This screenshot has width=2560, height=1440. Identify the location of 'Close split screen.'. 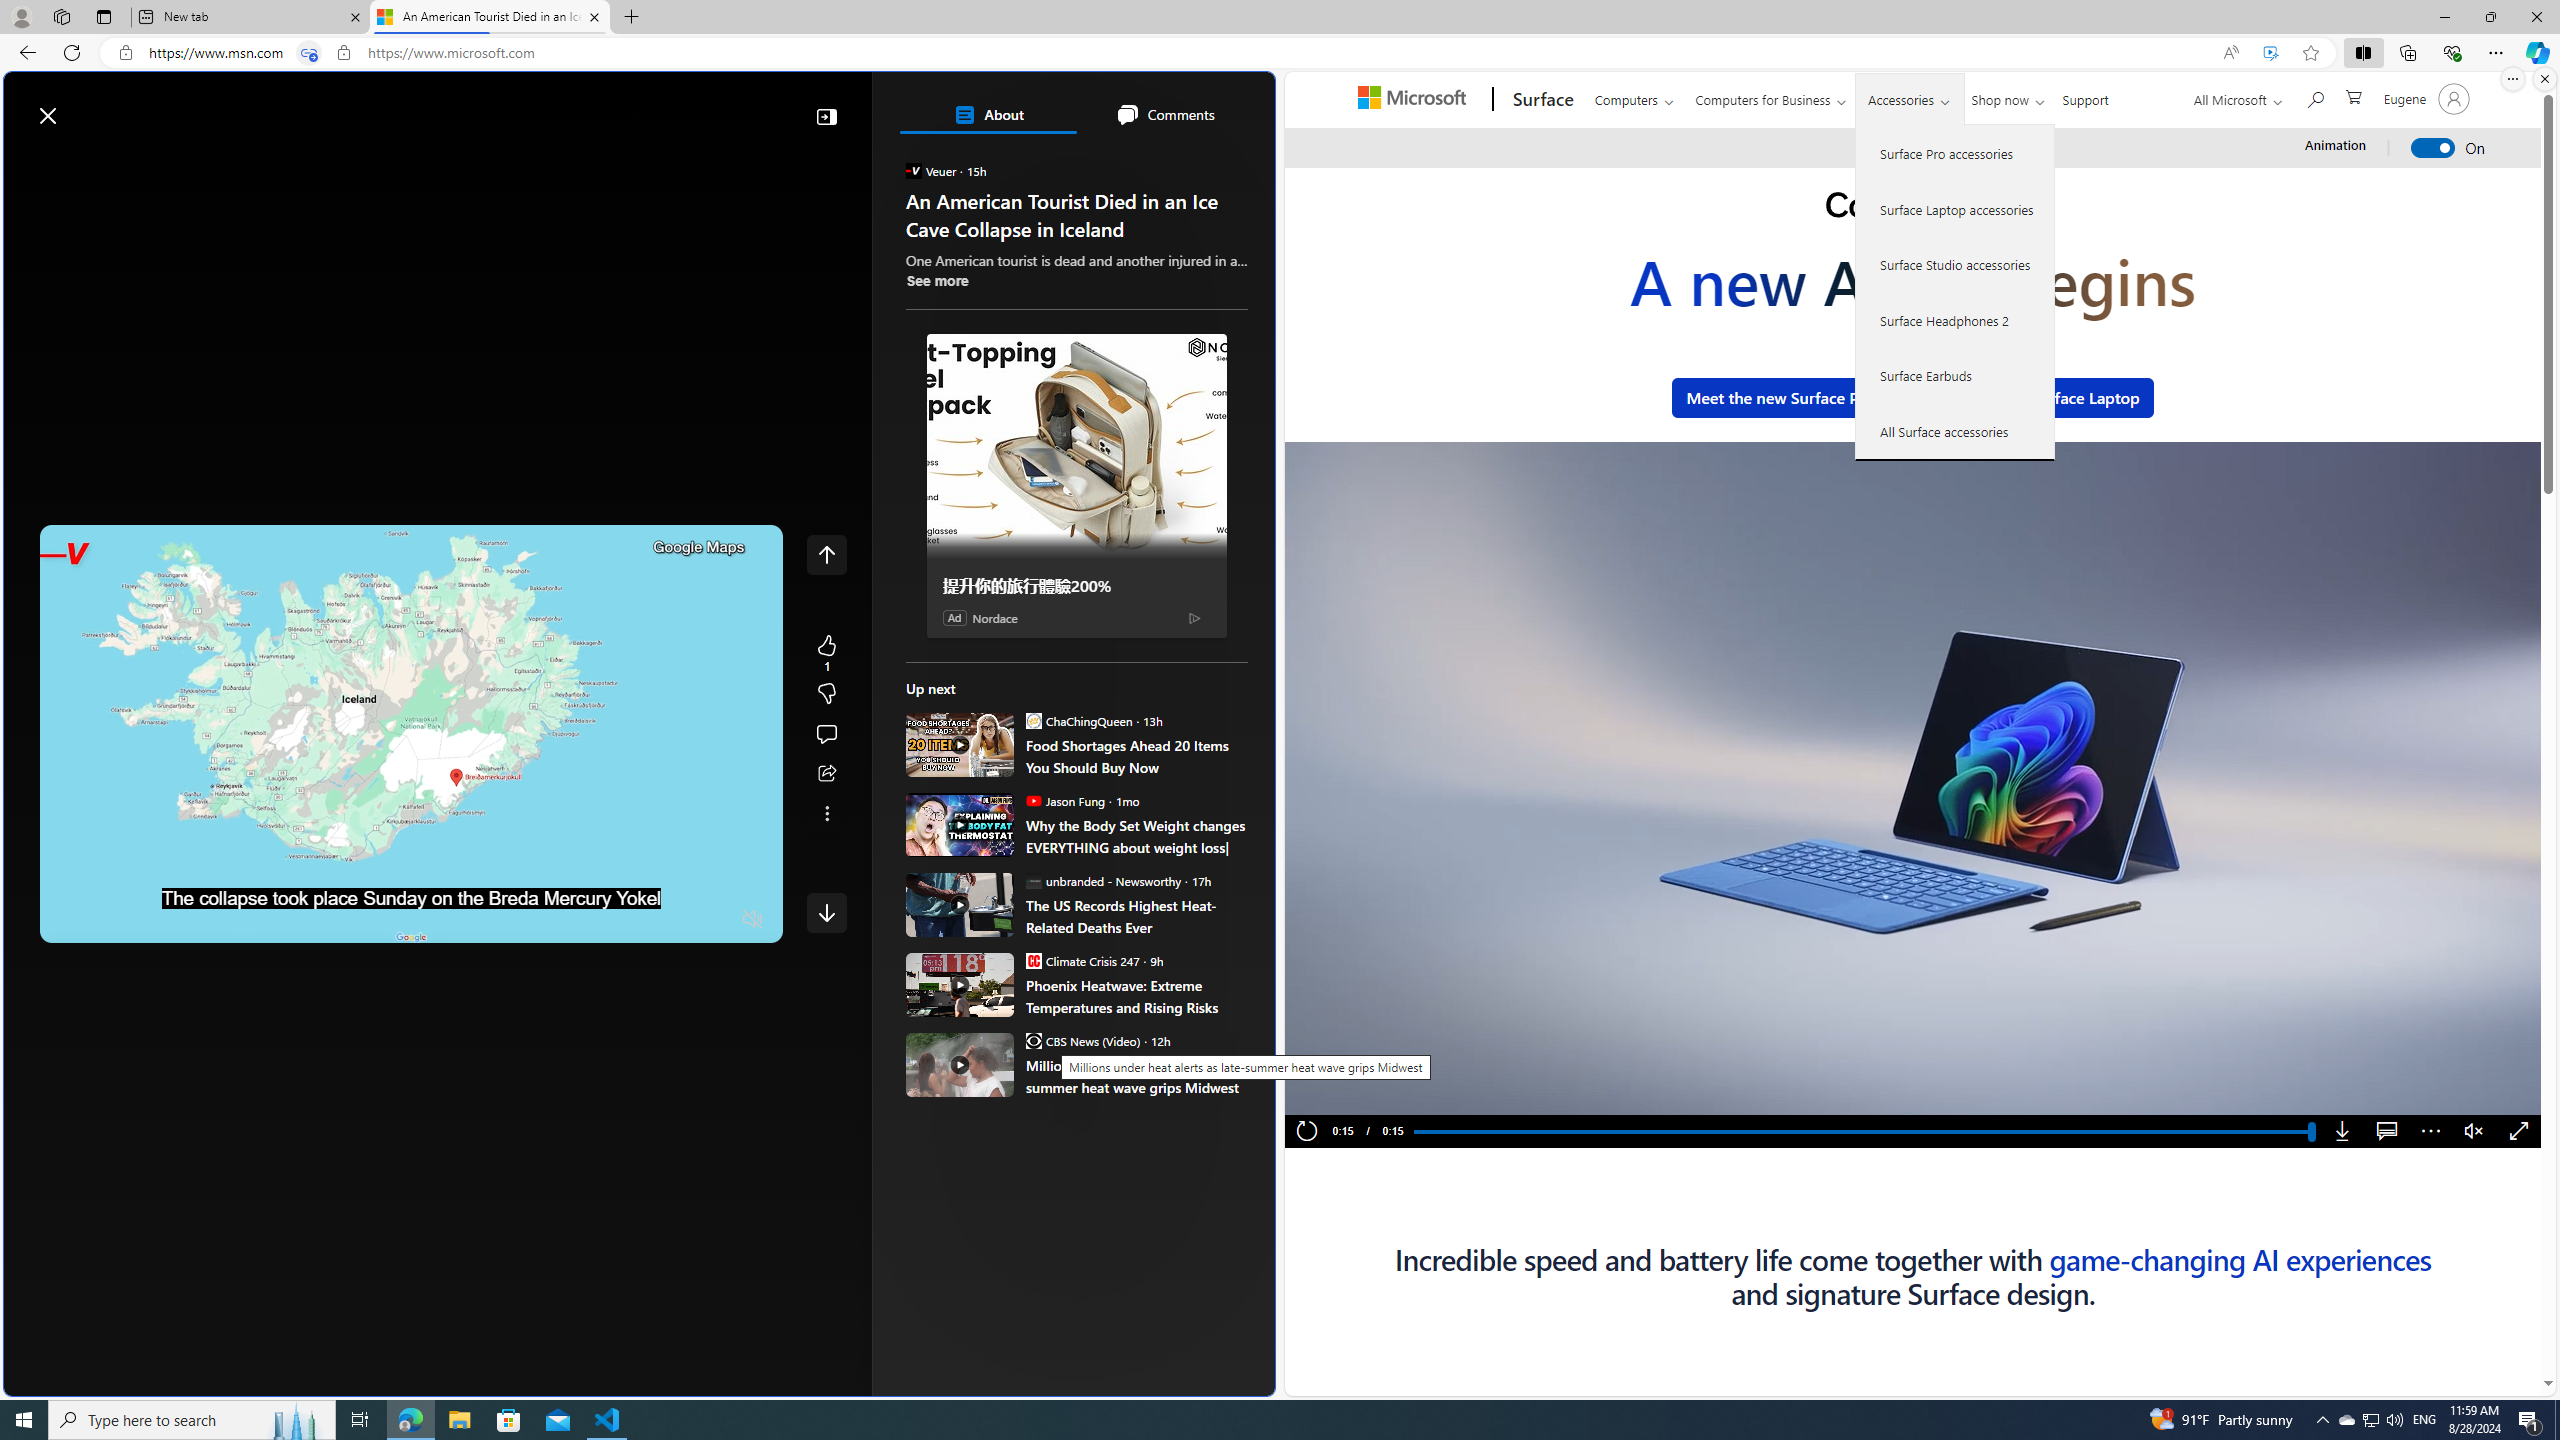
(2543, 78).